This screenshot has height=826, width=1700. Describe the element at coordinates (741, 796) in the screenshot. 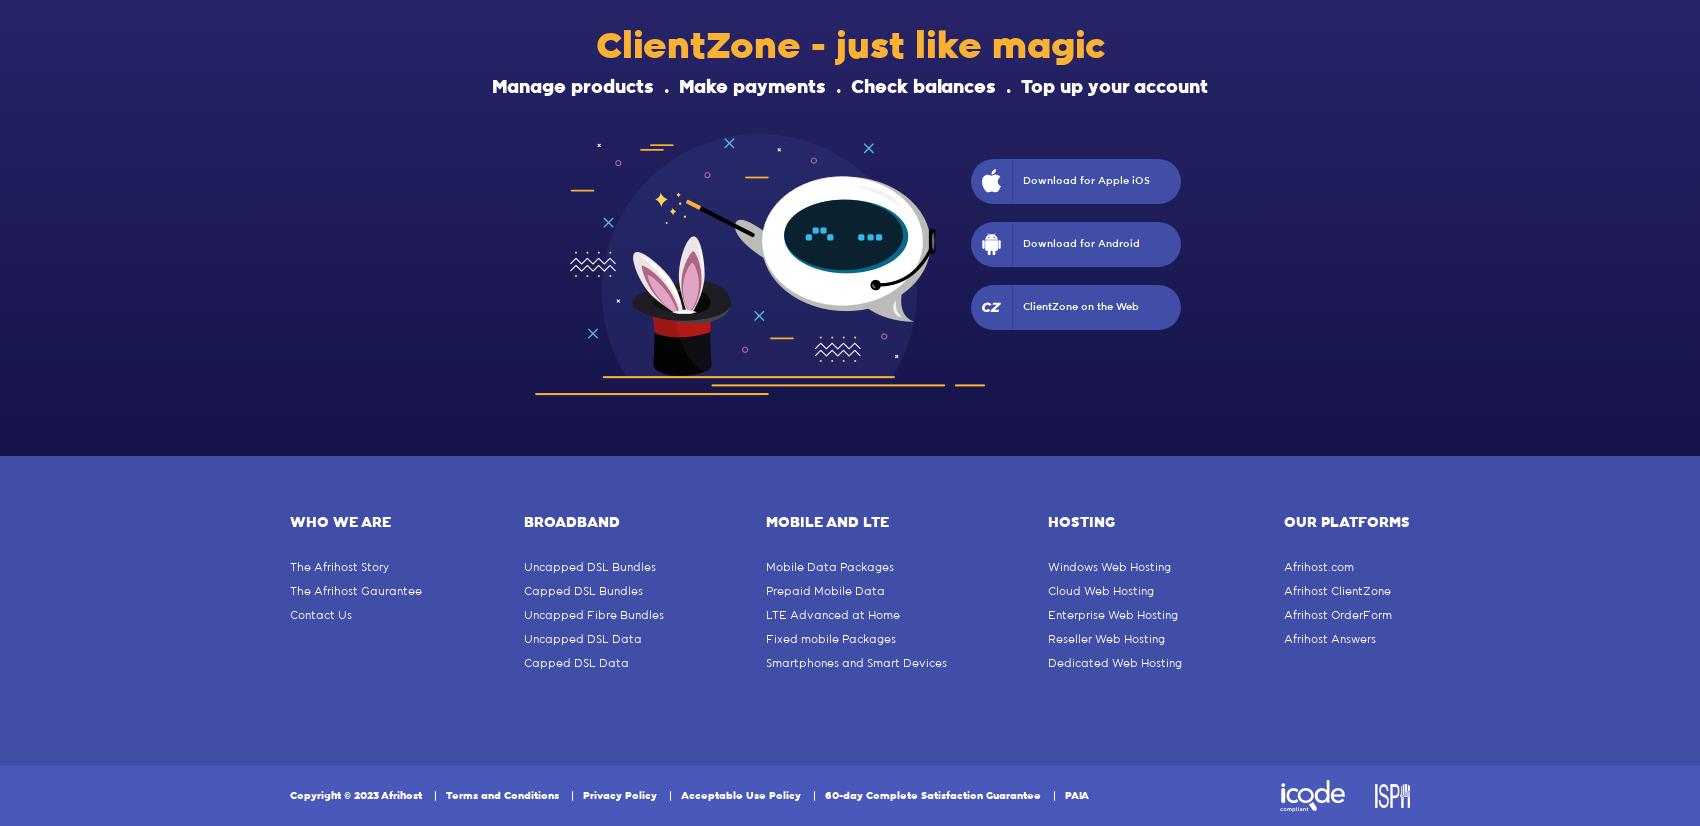

I see `'Acceptable Use Policy'` at that location.